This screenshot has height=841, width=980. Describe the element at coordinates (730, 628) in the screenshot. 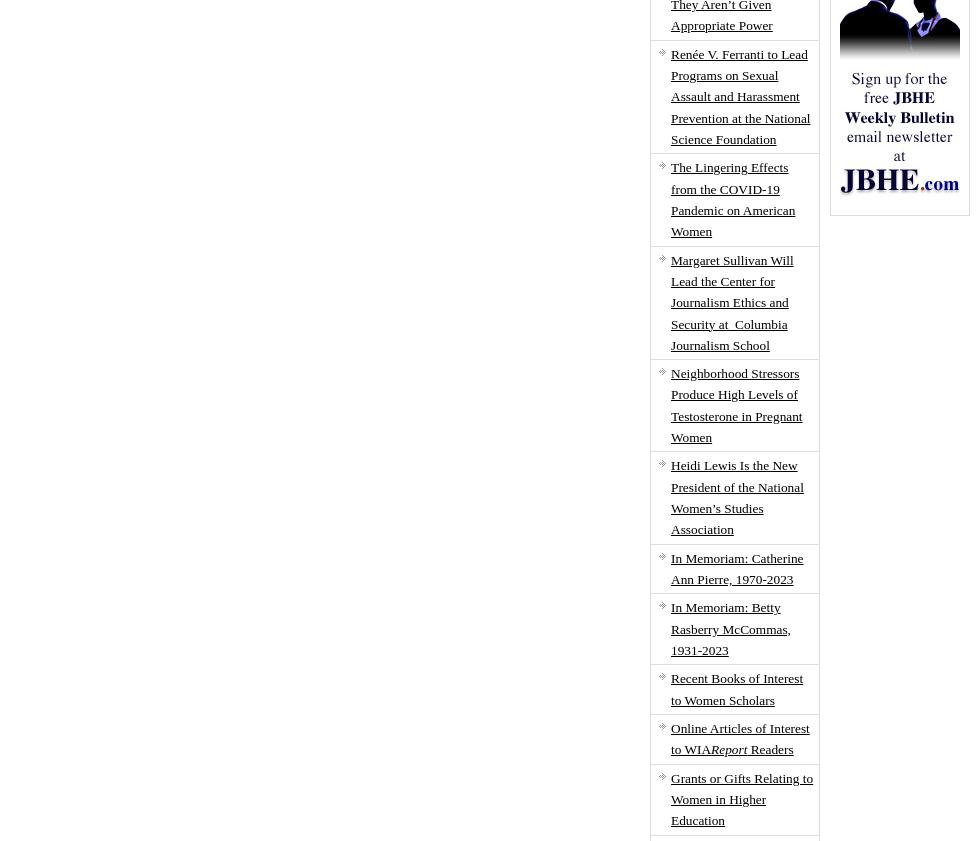

I see `'In Memoriam: Betty Rasberry McCommas, 1931-2023'` at that location.